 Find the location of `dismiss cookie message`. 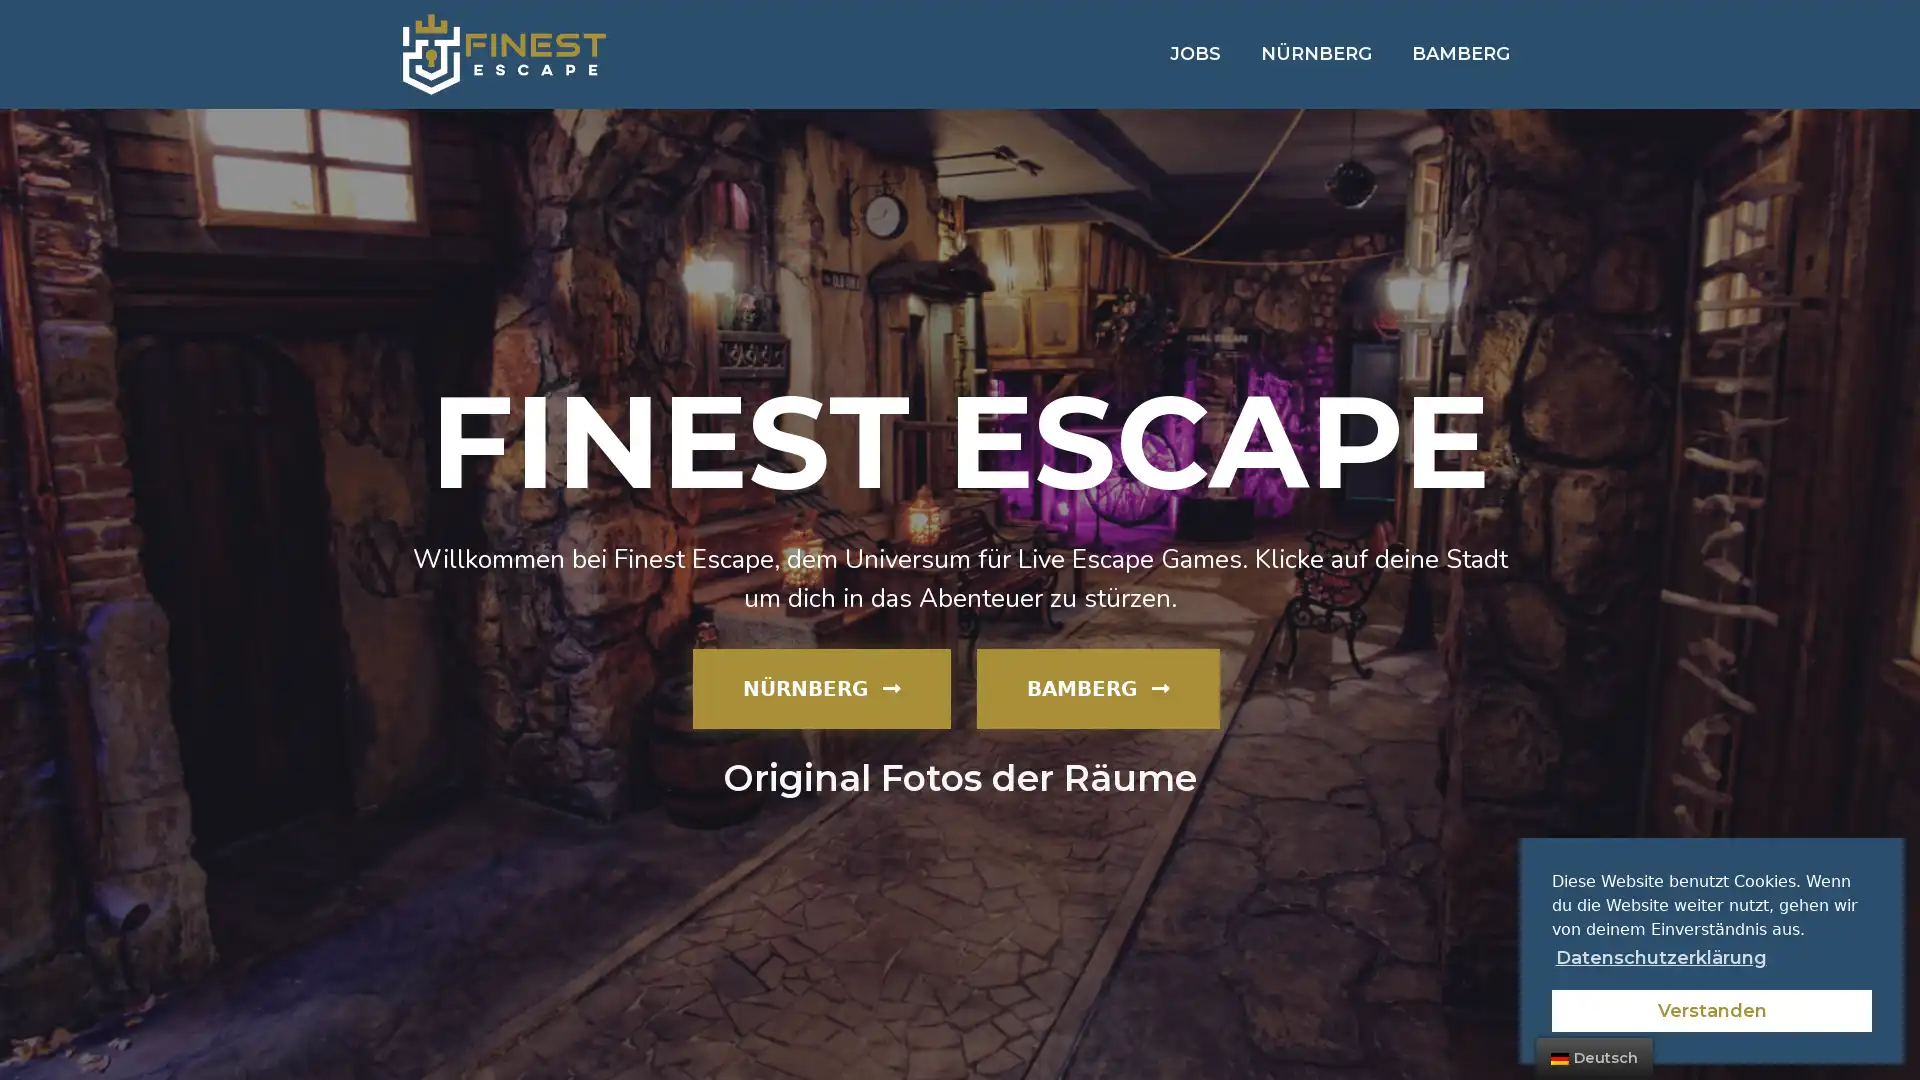

dismiss cookie message is located at coordinates (1711, 1010).